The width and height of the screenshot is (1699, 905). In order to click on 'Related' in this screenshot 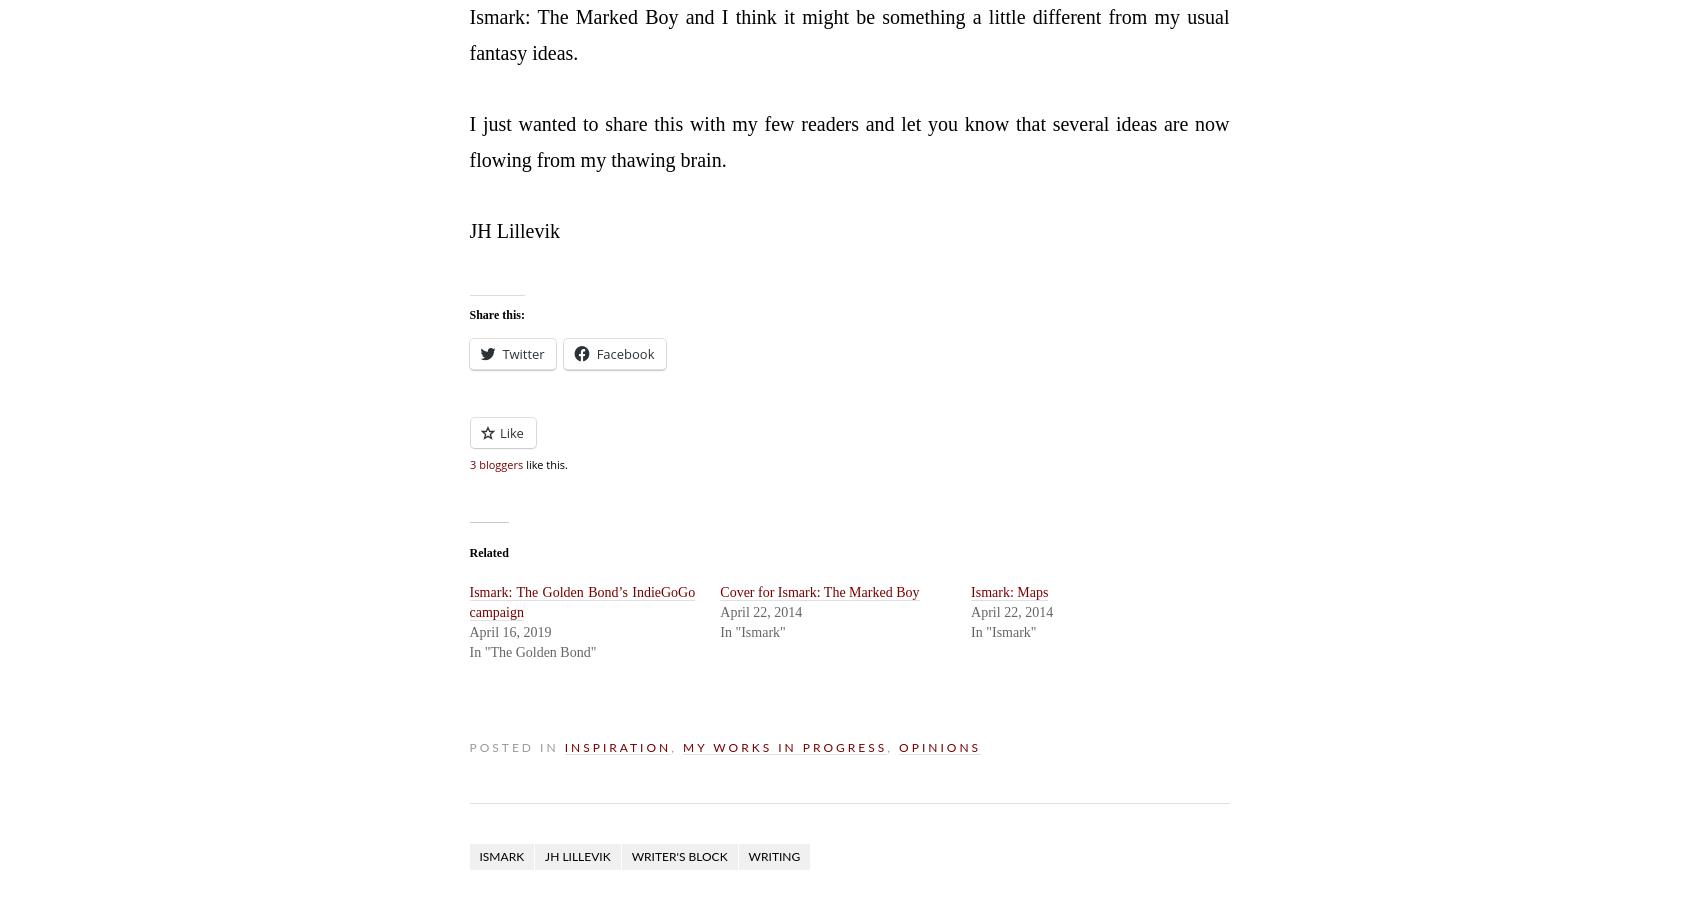, I will do `click(487, 551)`.